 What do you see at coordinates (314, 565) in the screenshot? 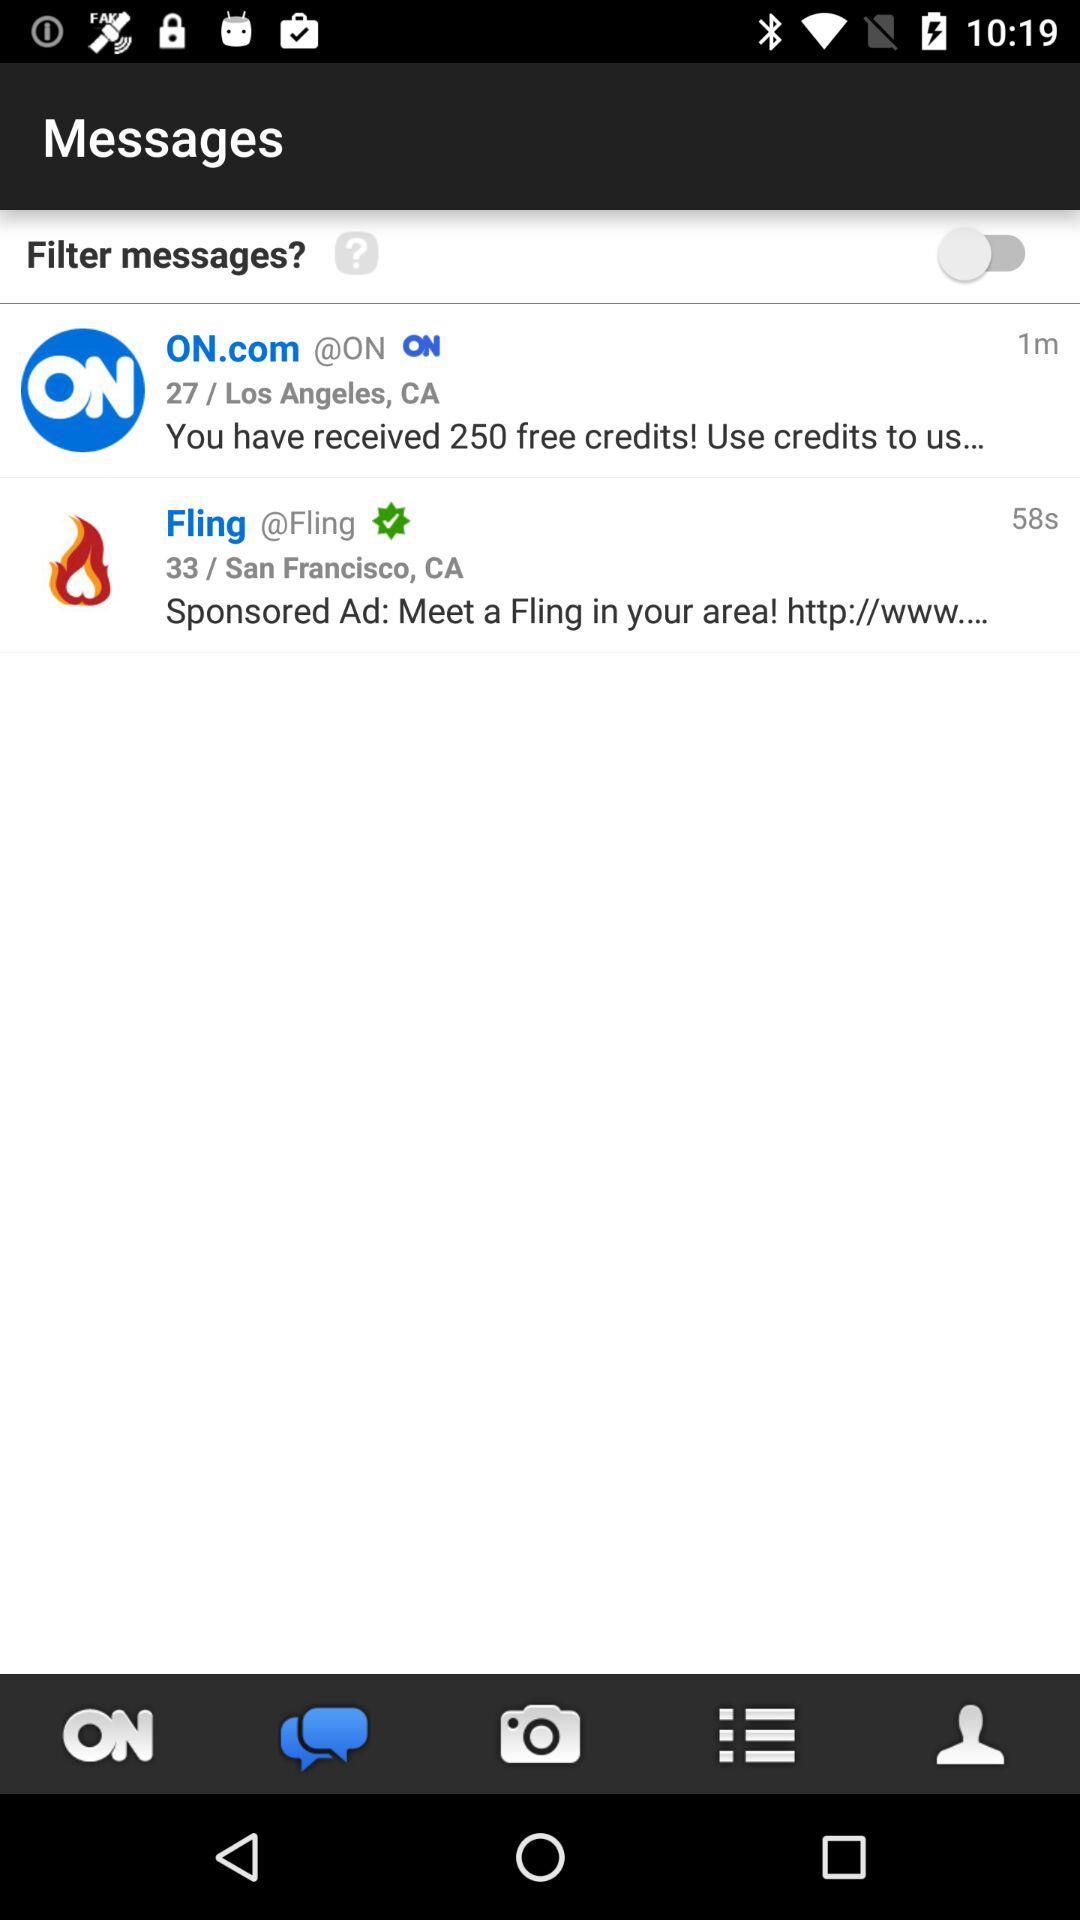
I see `the icon above sponsored ad meet` at bounding box center [314, 565].